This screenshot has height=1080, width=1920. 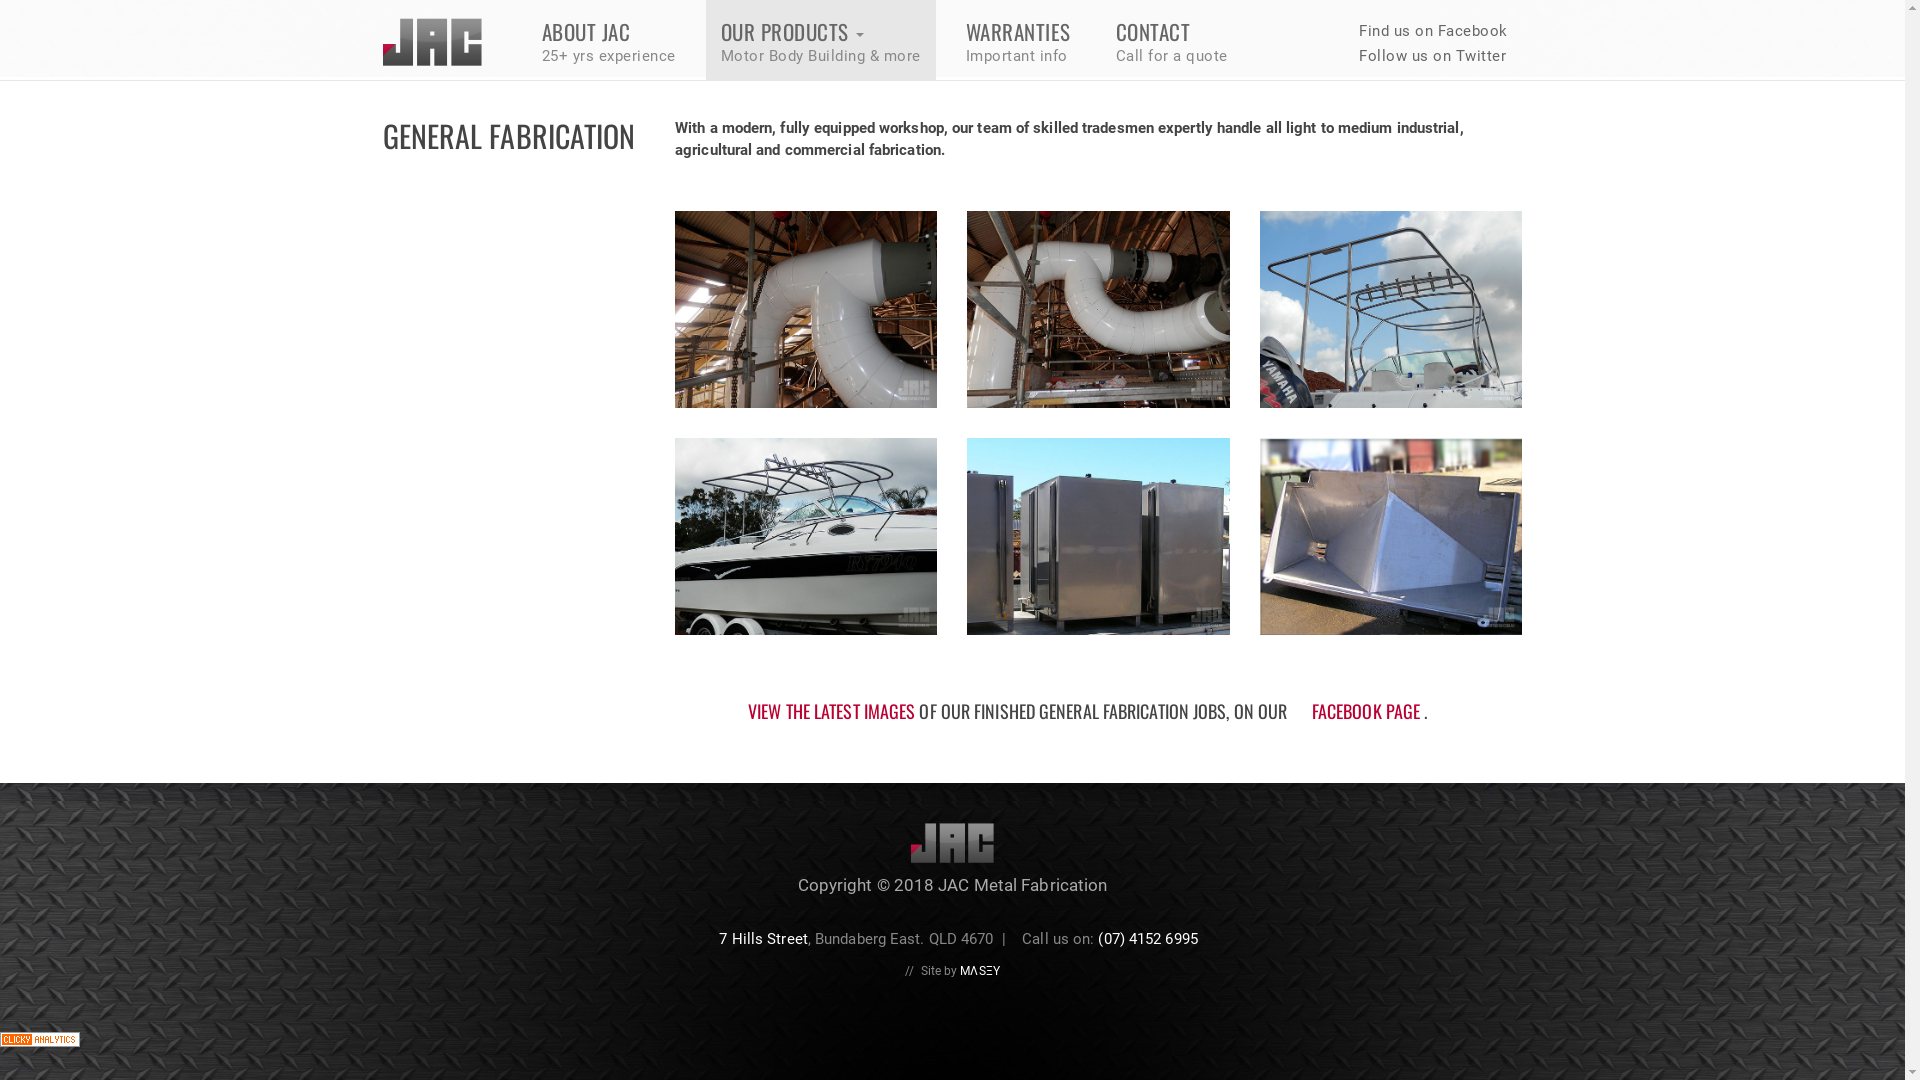 I want to click on 'FACEBOOK PAGE', so click(x=1365, y=709).